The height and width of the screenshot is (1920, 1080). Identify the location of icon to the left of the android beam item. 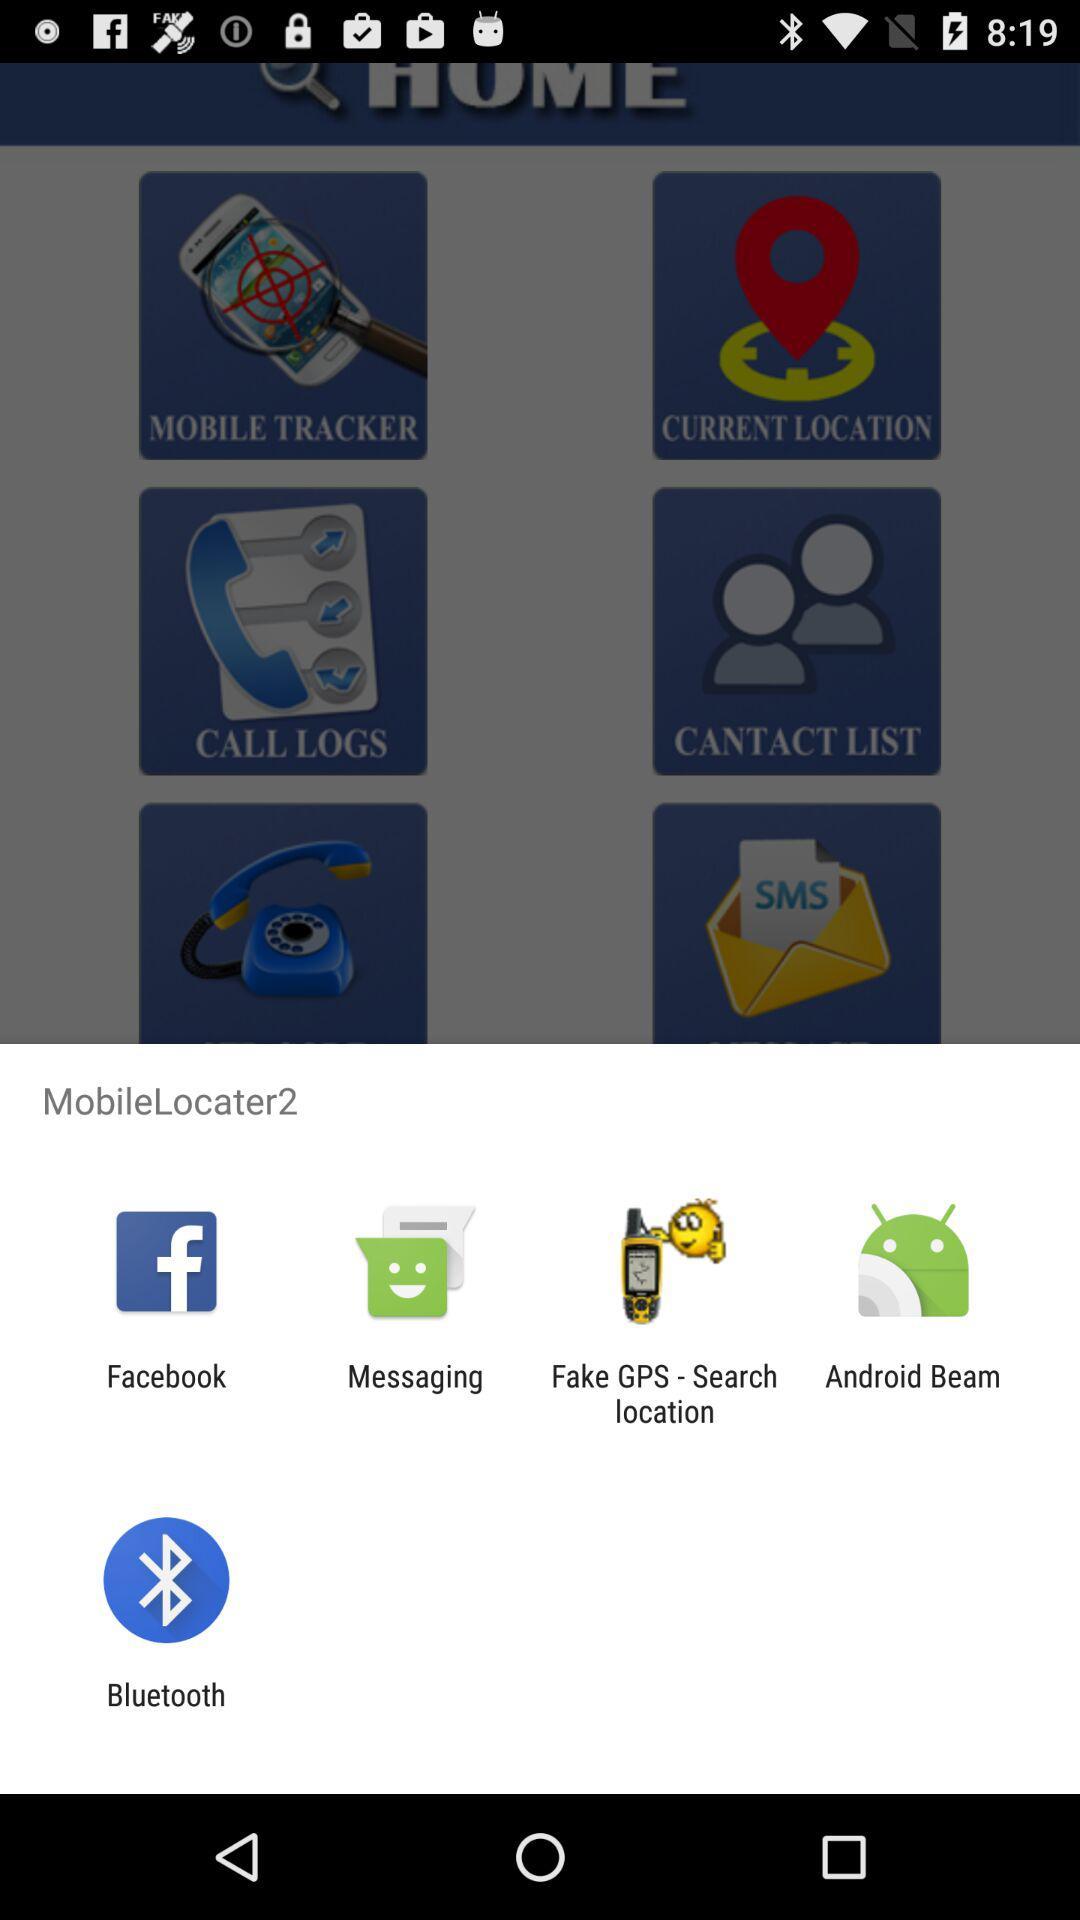
(664, 1392).